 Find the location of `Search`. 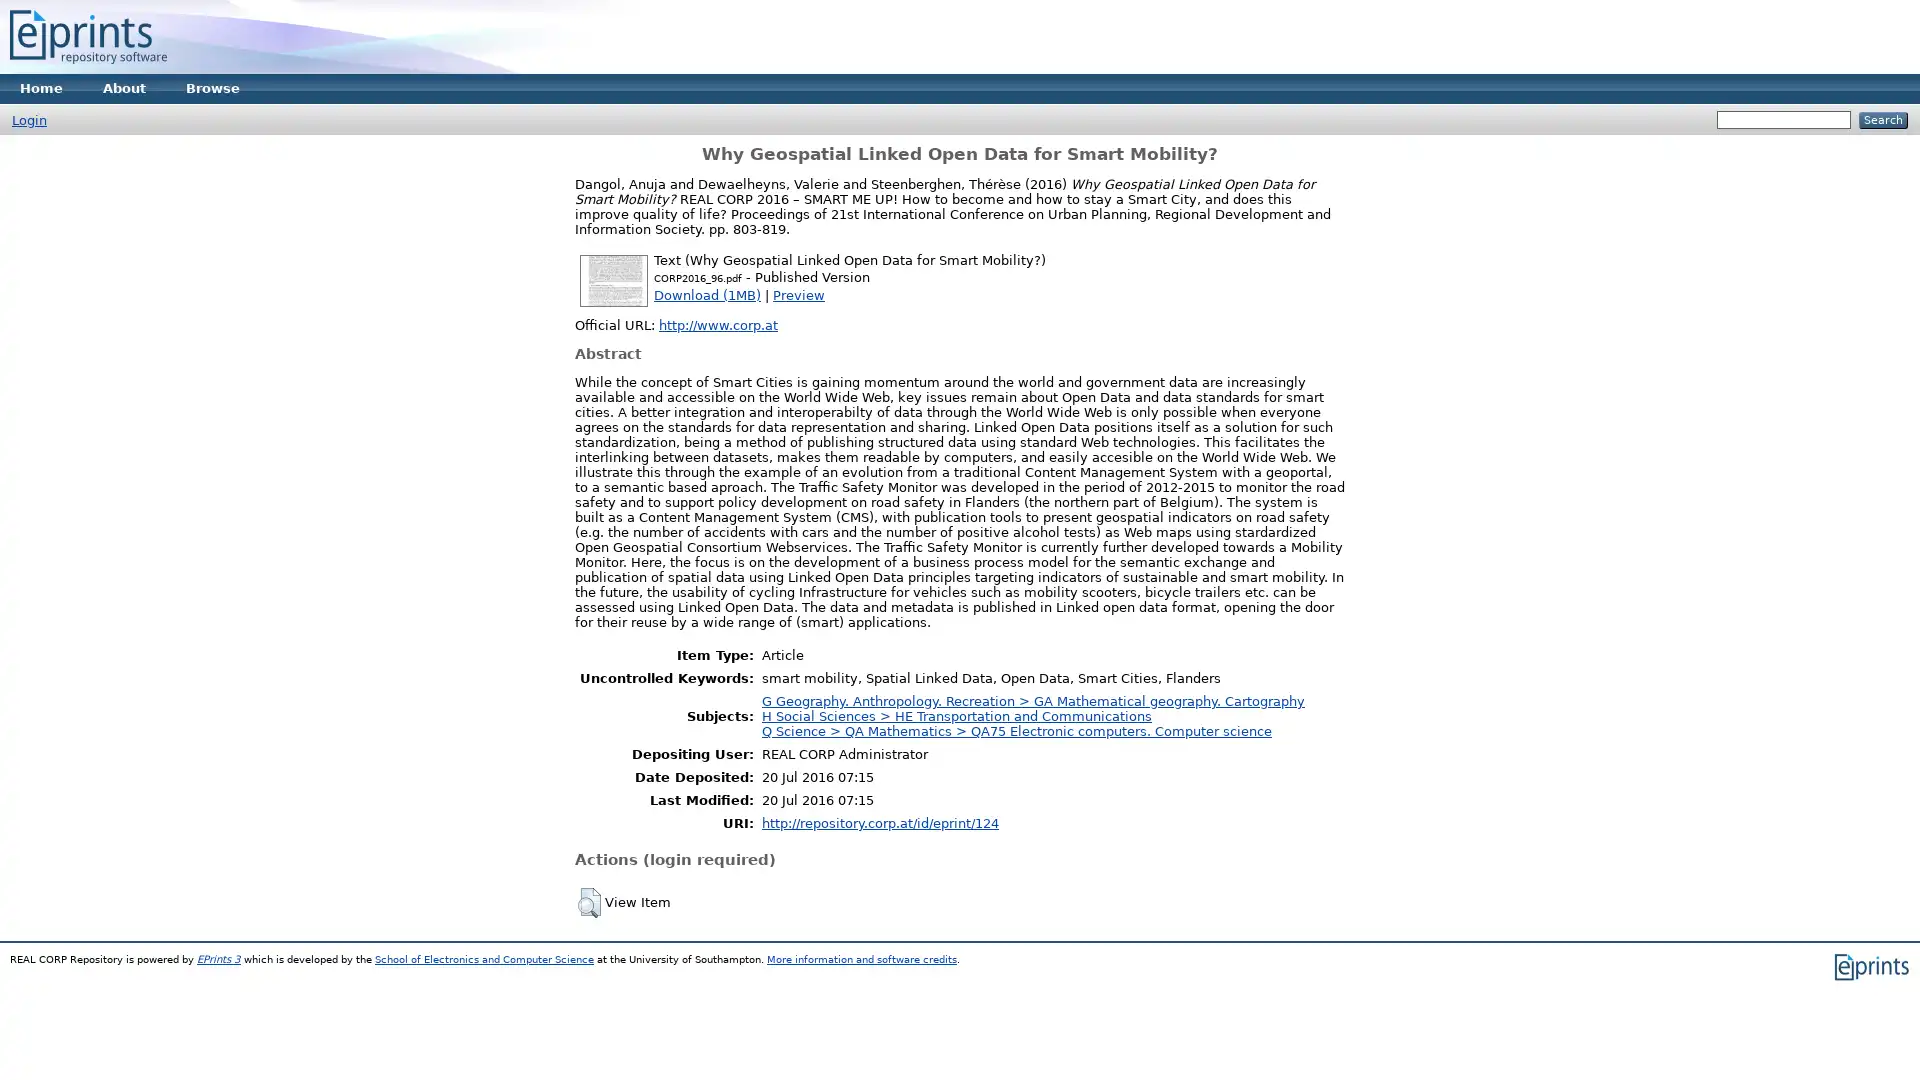

Search is located at coordinates (1882, 120).